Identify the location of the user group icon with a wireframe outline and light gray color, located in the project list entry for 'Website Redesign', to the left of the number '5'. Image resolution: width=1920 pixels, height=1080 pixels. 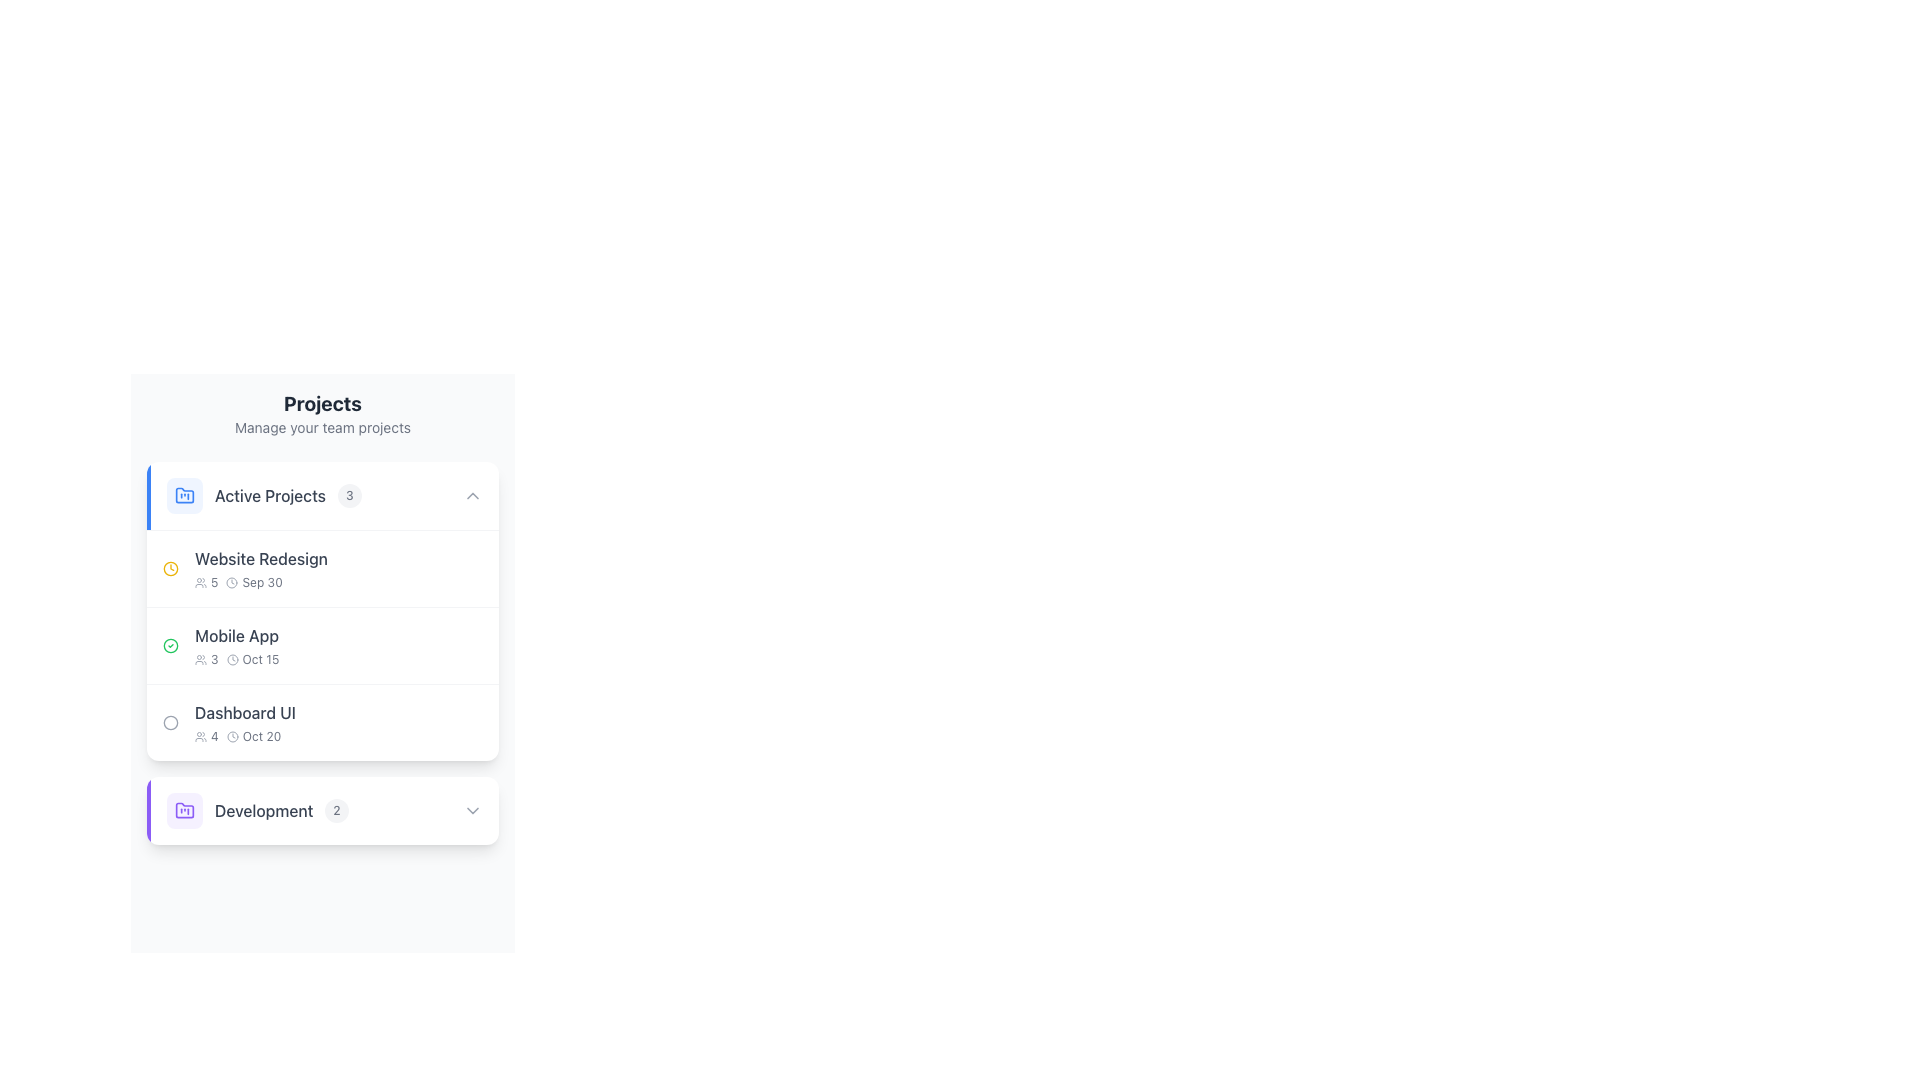
(201, 582).